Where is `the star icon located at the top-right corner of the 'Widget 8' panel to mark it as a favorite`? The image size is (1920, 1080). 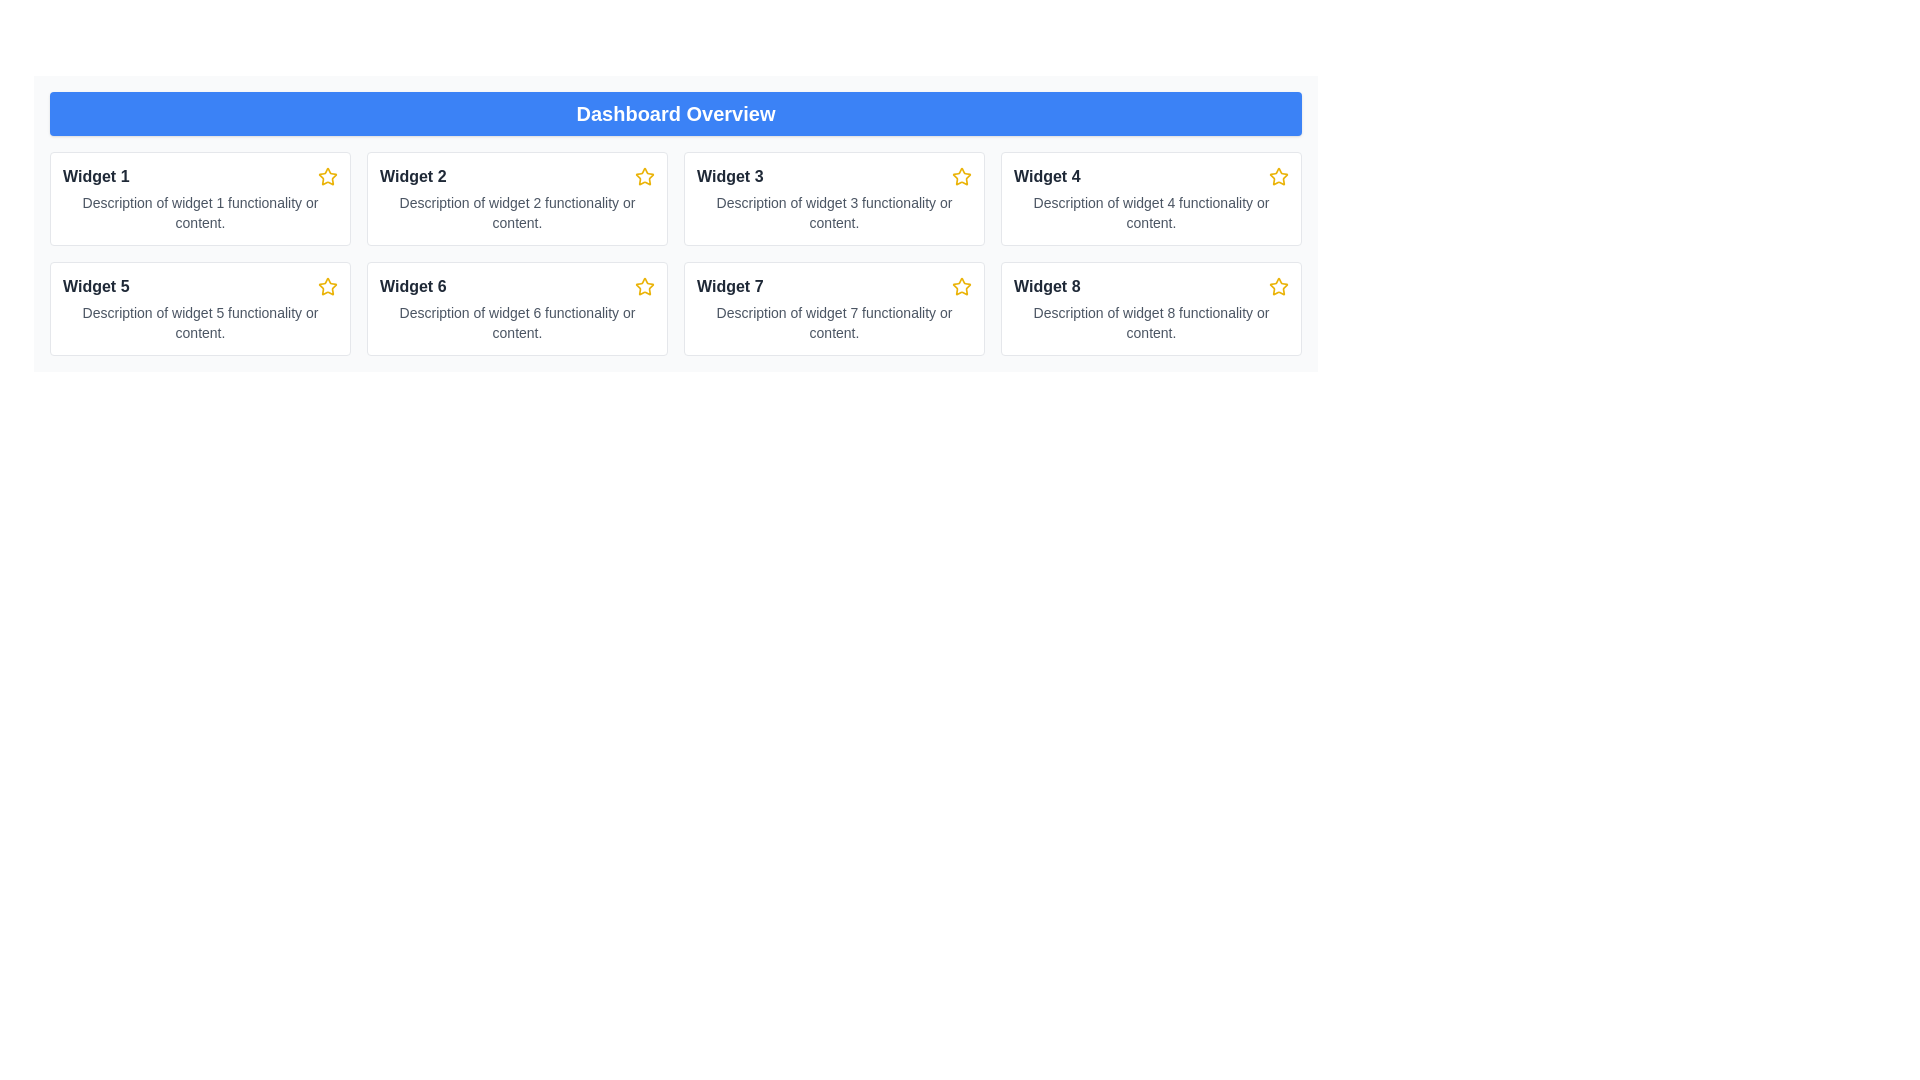 the star icon located at the top-right corner of the 'Widget 8' panel to mark it as a favorite is located at coordinates (1276, 175).